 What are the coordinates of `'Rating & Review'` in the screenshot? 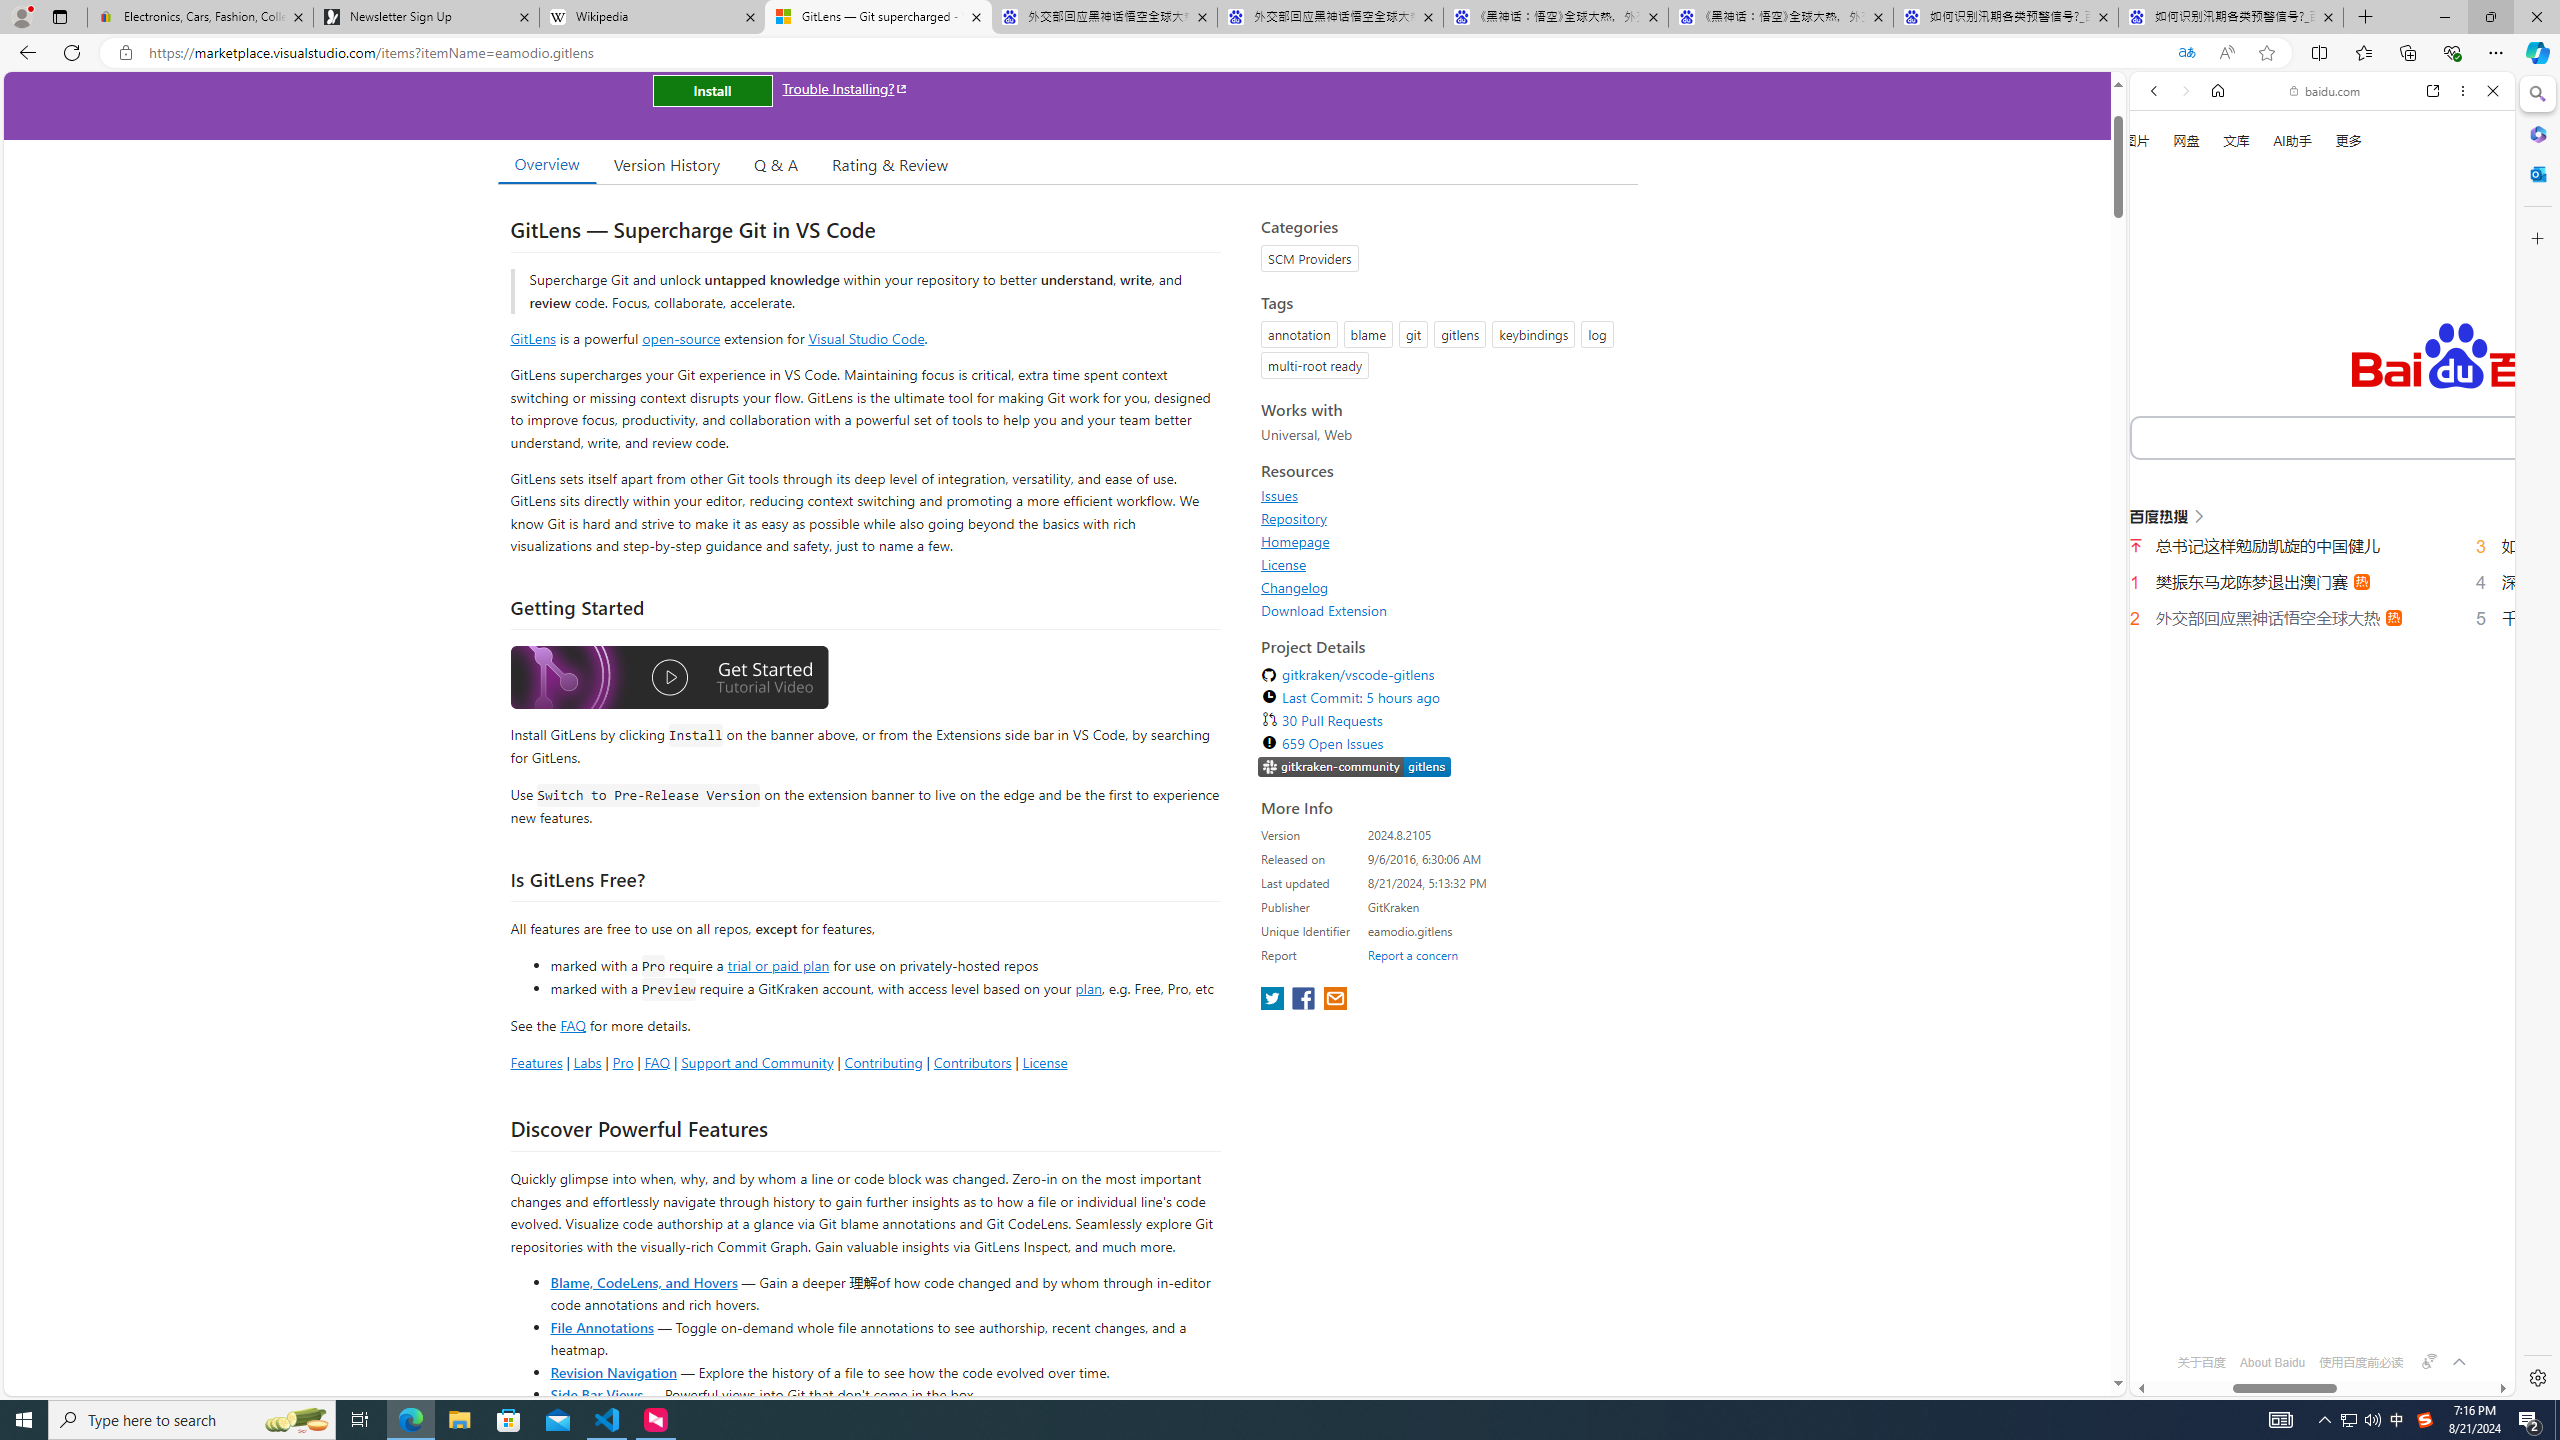 It's located at (888, 164).